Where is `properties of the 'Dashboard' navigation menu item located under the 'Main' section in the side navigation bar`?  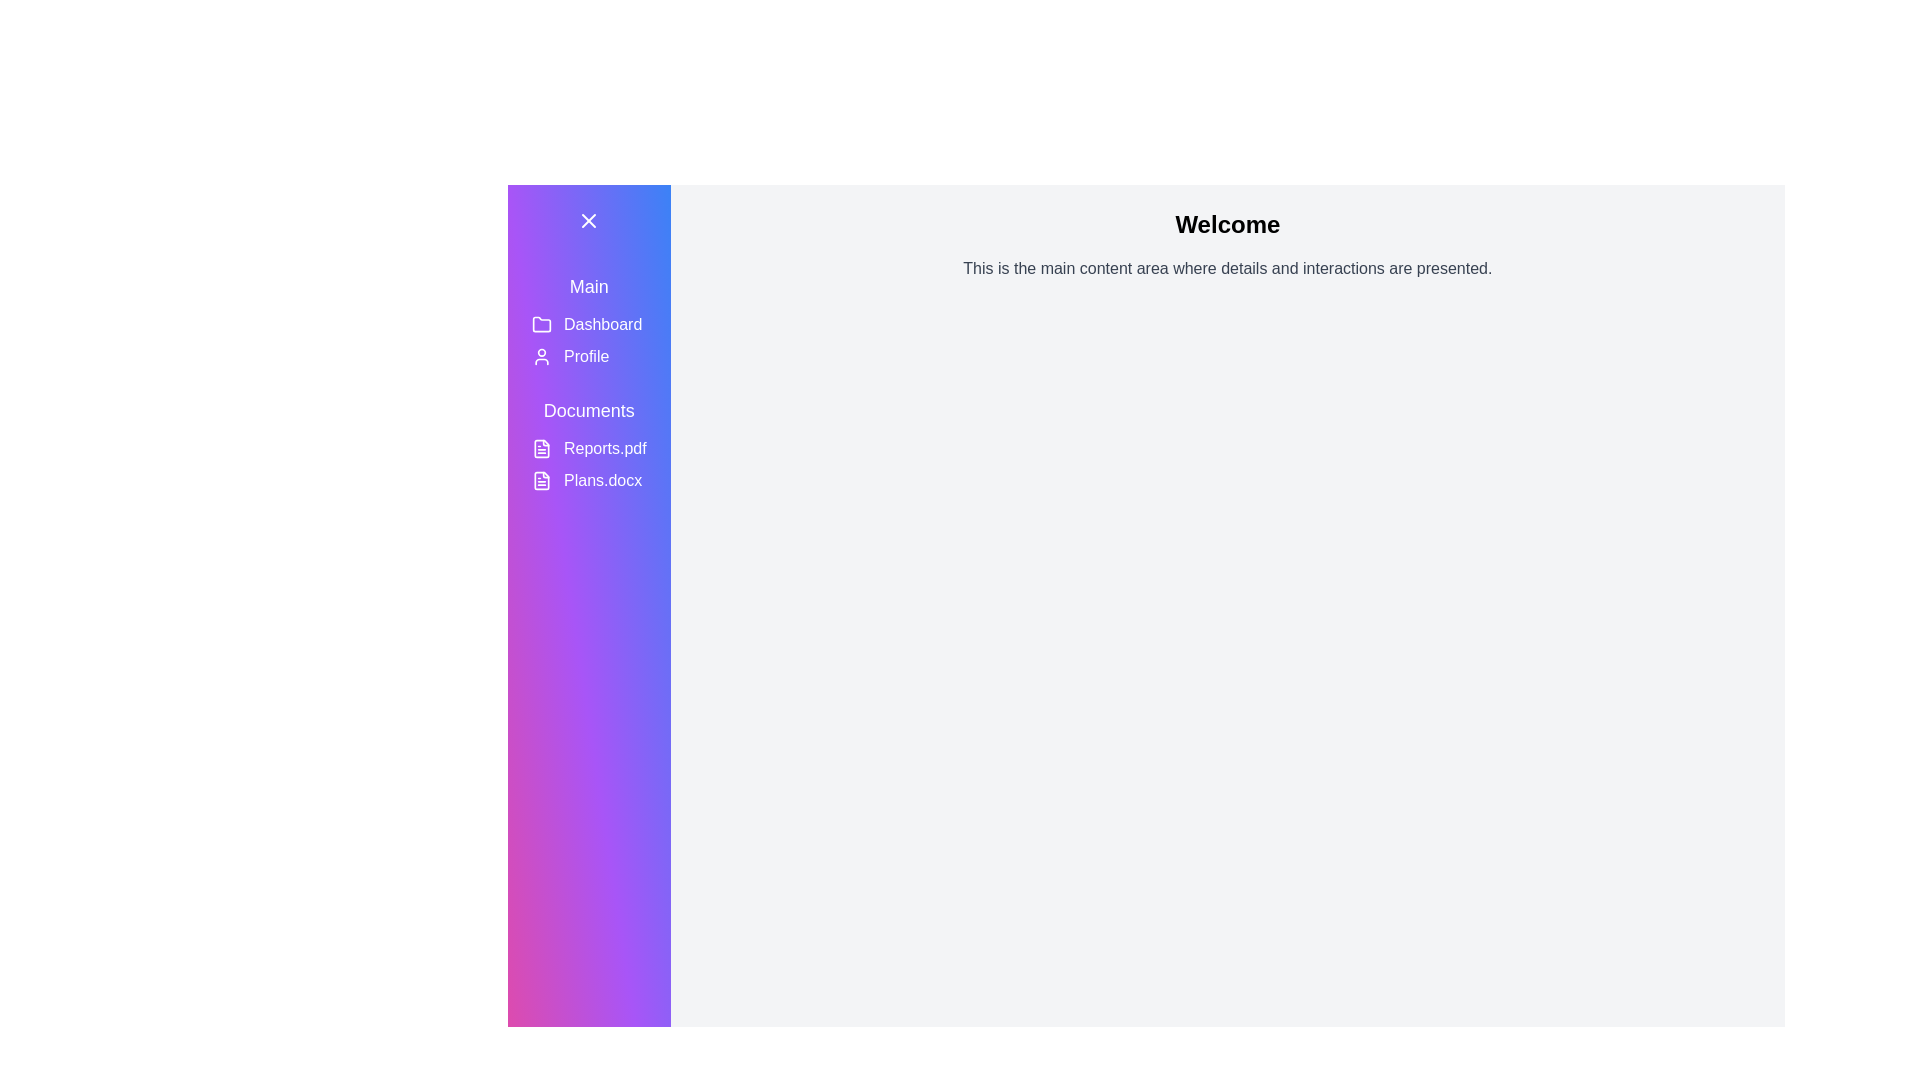
properties of the 'Dashboard' navigation menu item located under the 'Main' section in the side navigation bar is located at coordinates (588, 322).